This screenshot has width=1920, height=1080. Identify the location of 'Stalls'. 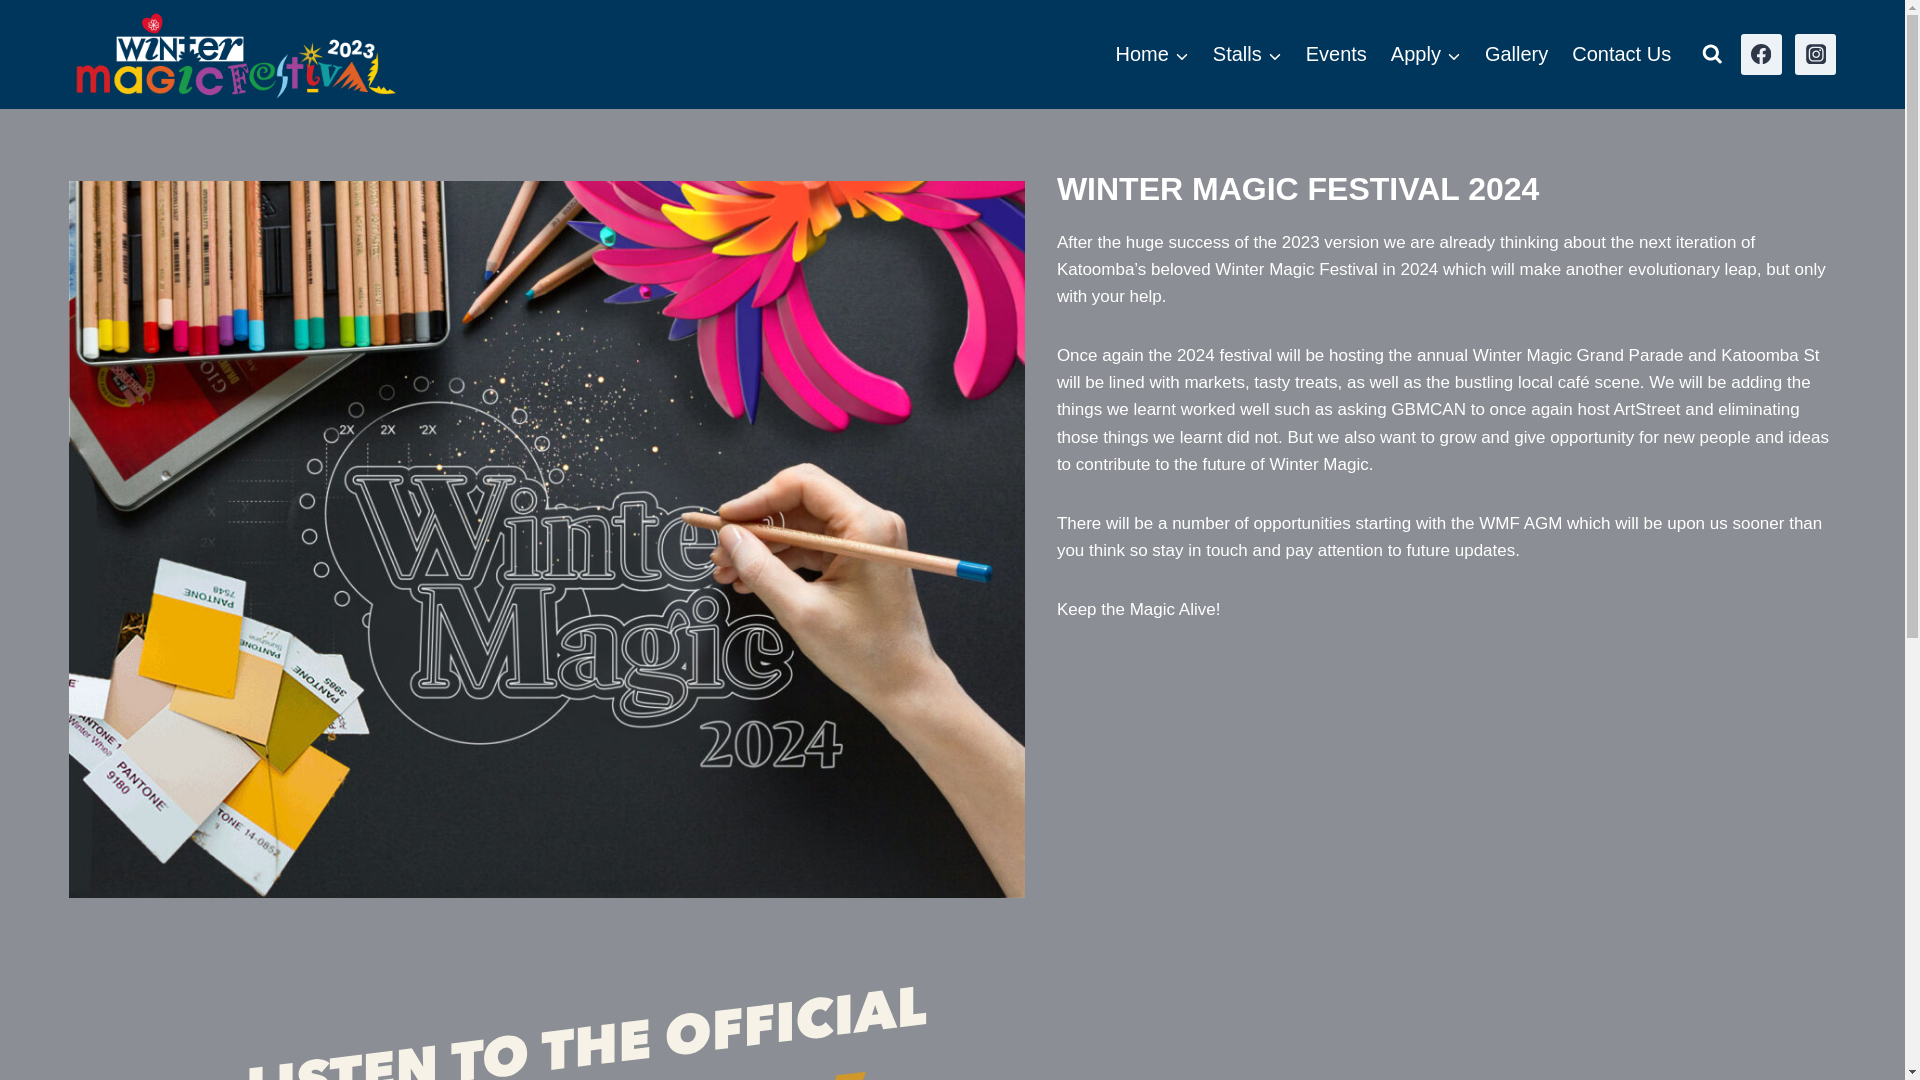
(1246, 53).